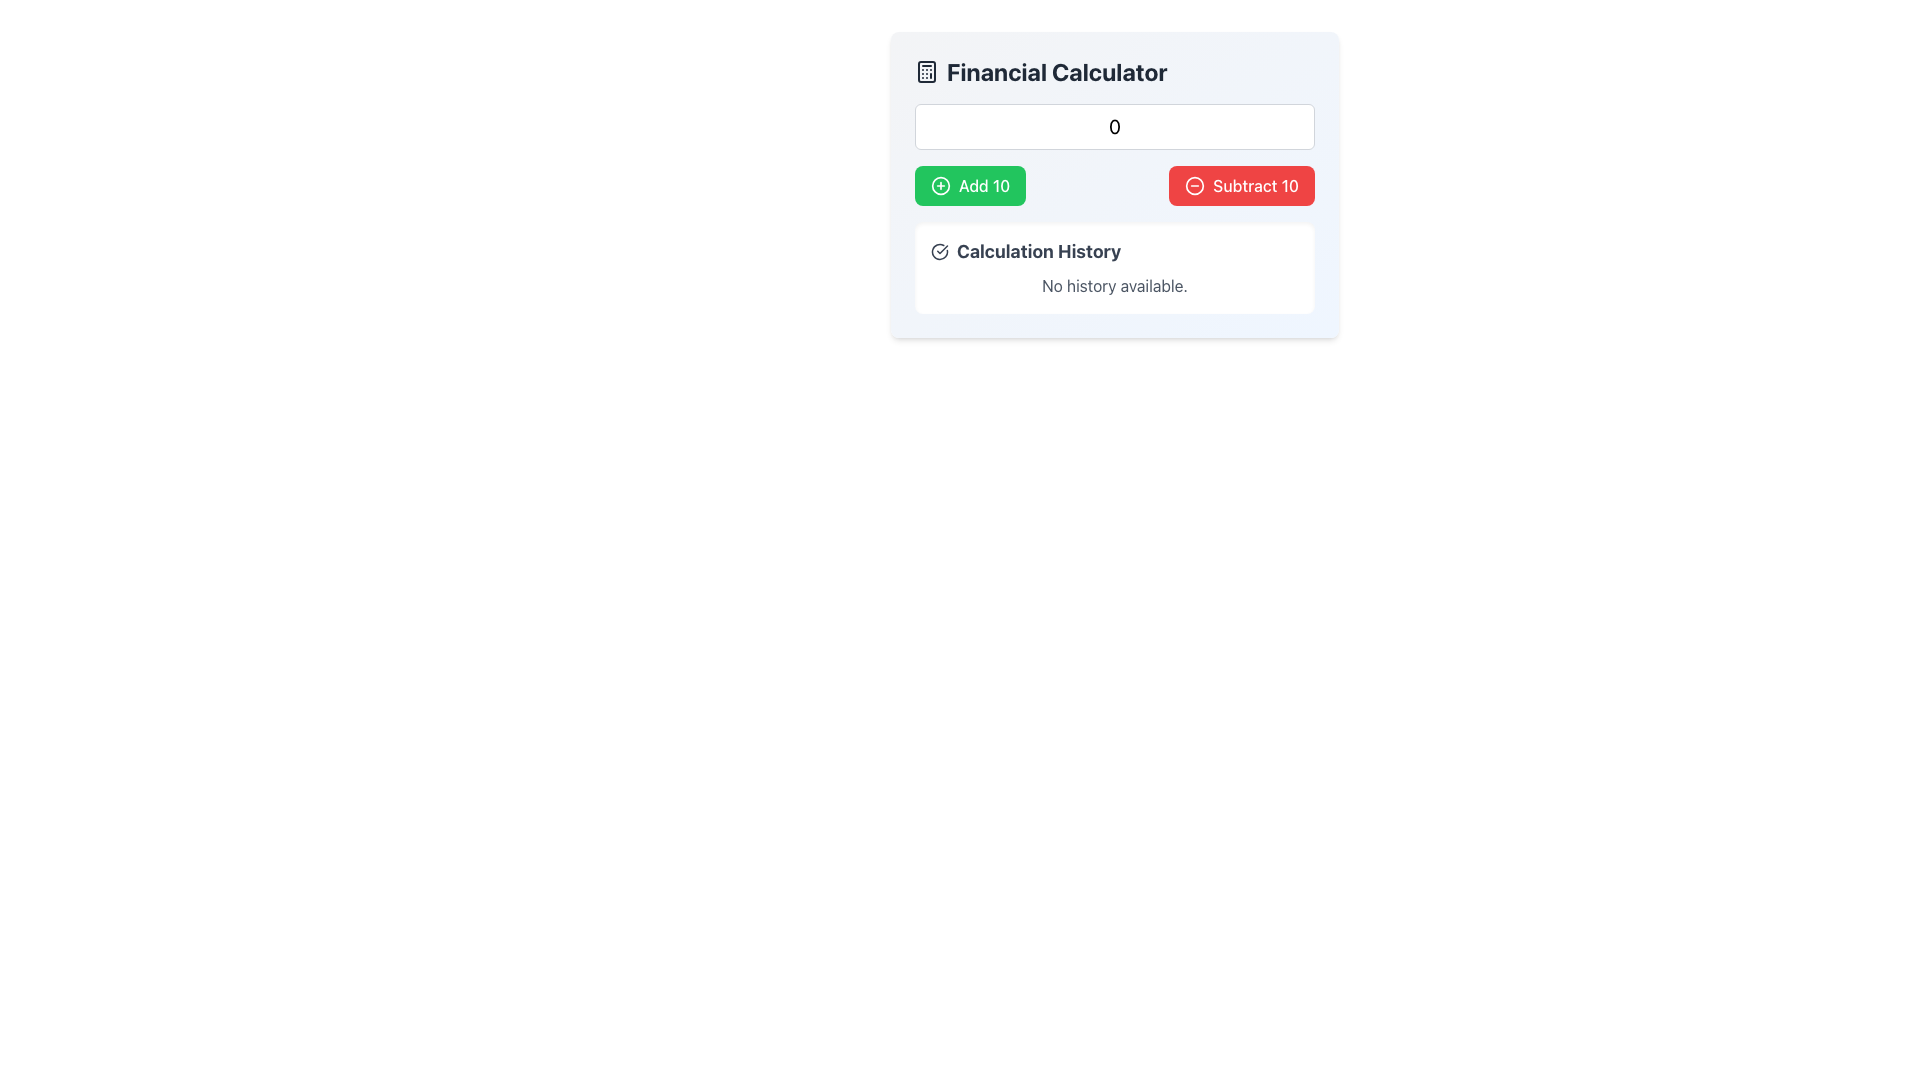 The height and width of the screenshot is (1080, 1920). I want to click on the Text Label that serves as a descriptive title for the application or section, positioned at the top of the card layout above the text input field displaying '0', so click(1113, 71).